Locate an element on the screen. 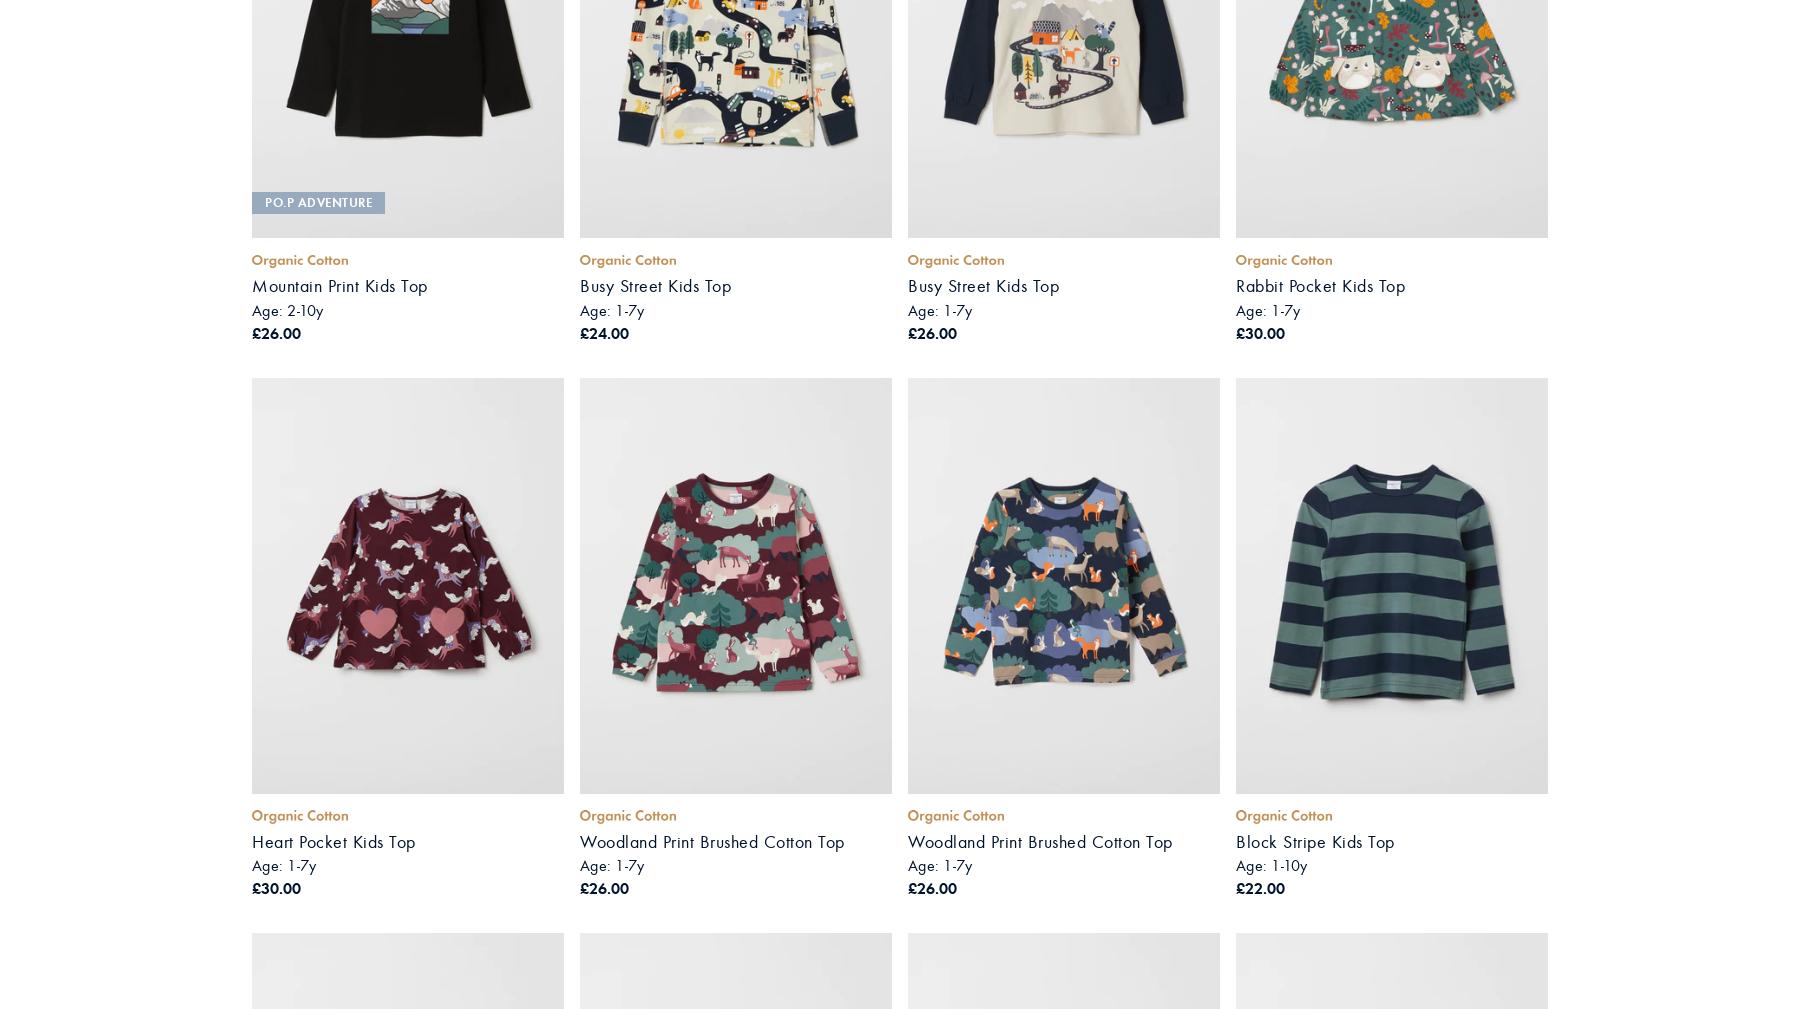 This screenshot has height=1009, width=1800. 'Block Stripe Kids Top' is located at coordinates (1315, 841).